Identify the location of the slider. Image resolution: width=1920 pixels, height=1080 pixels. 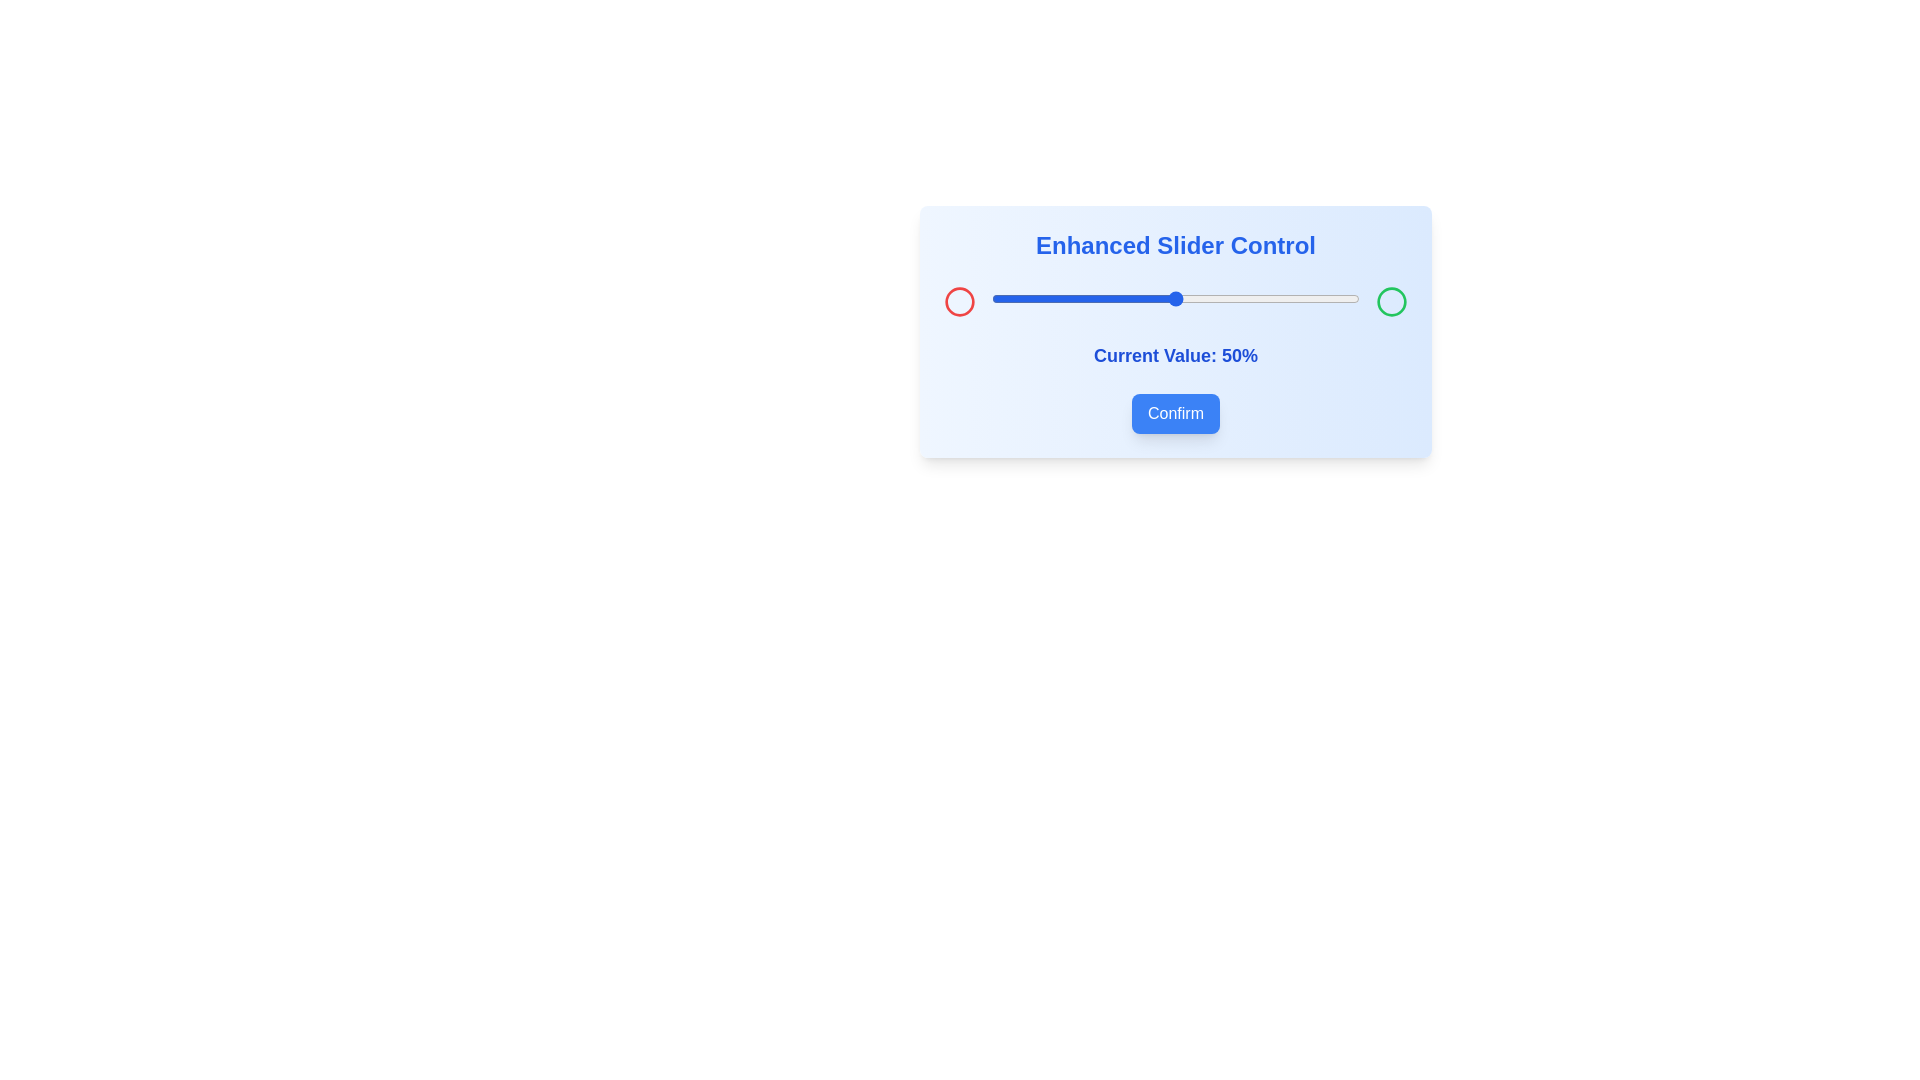
(1116, 299).